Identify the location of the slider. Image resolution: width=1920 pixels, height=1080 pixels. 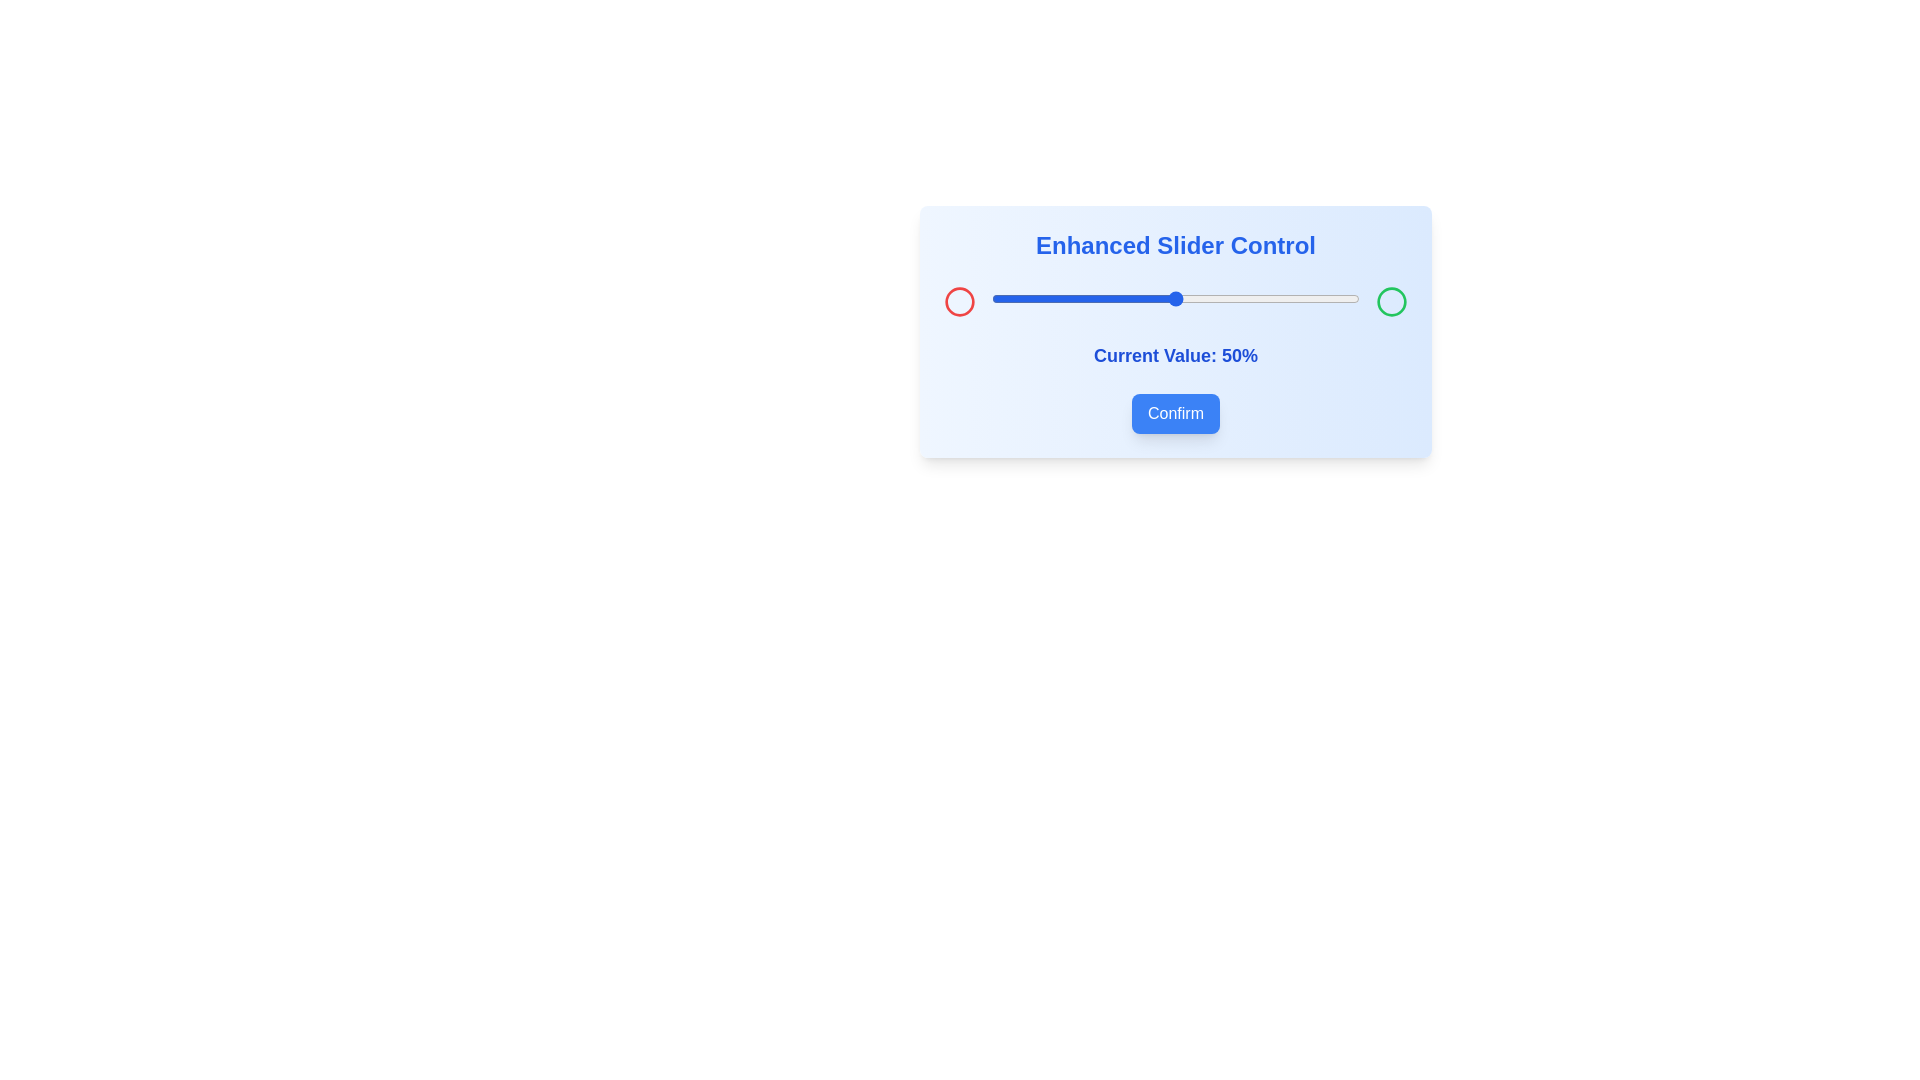
(1116, 299).